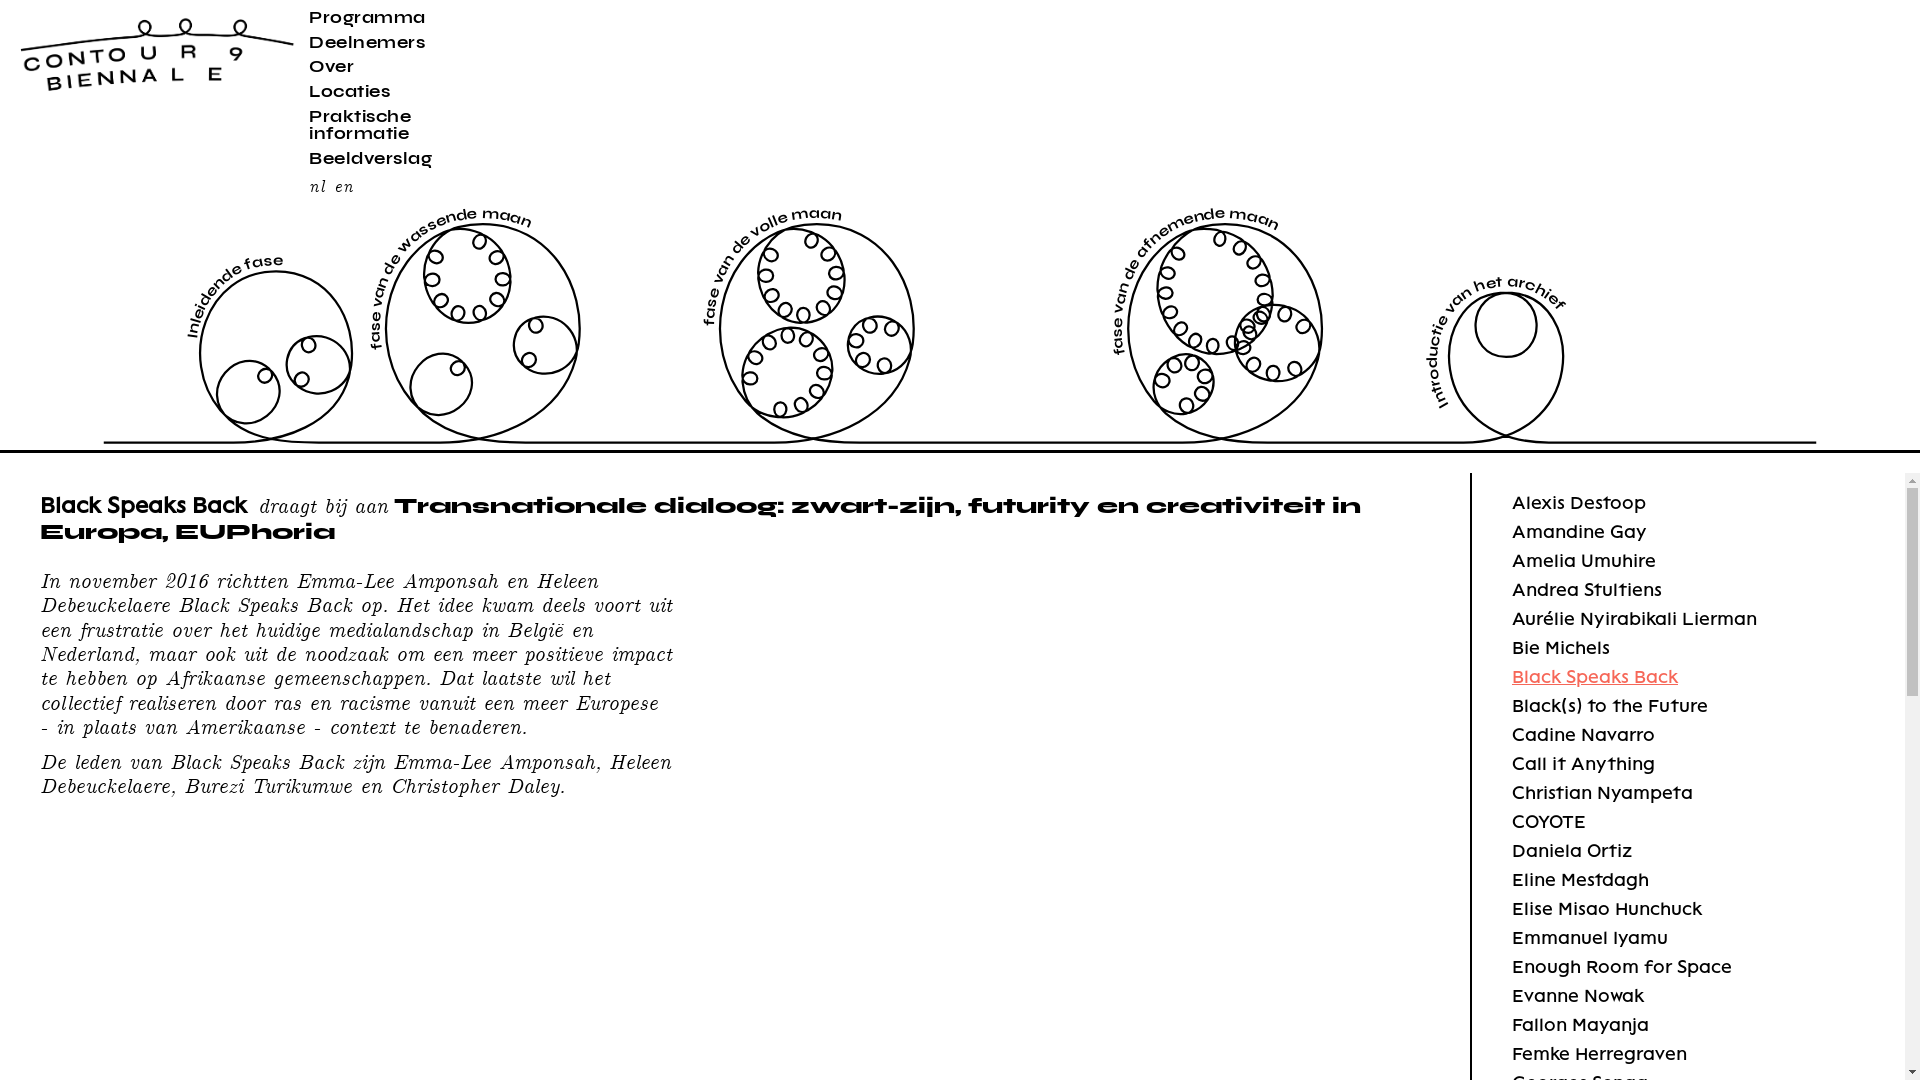 This screenshot has width=1920, height=1080. What do you see at coordinates (1593, 675) in the screenshot?
I see `'Black Speaks Back'` at bounding box center [1593, 675].